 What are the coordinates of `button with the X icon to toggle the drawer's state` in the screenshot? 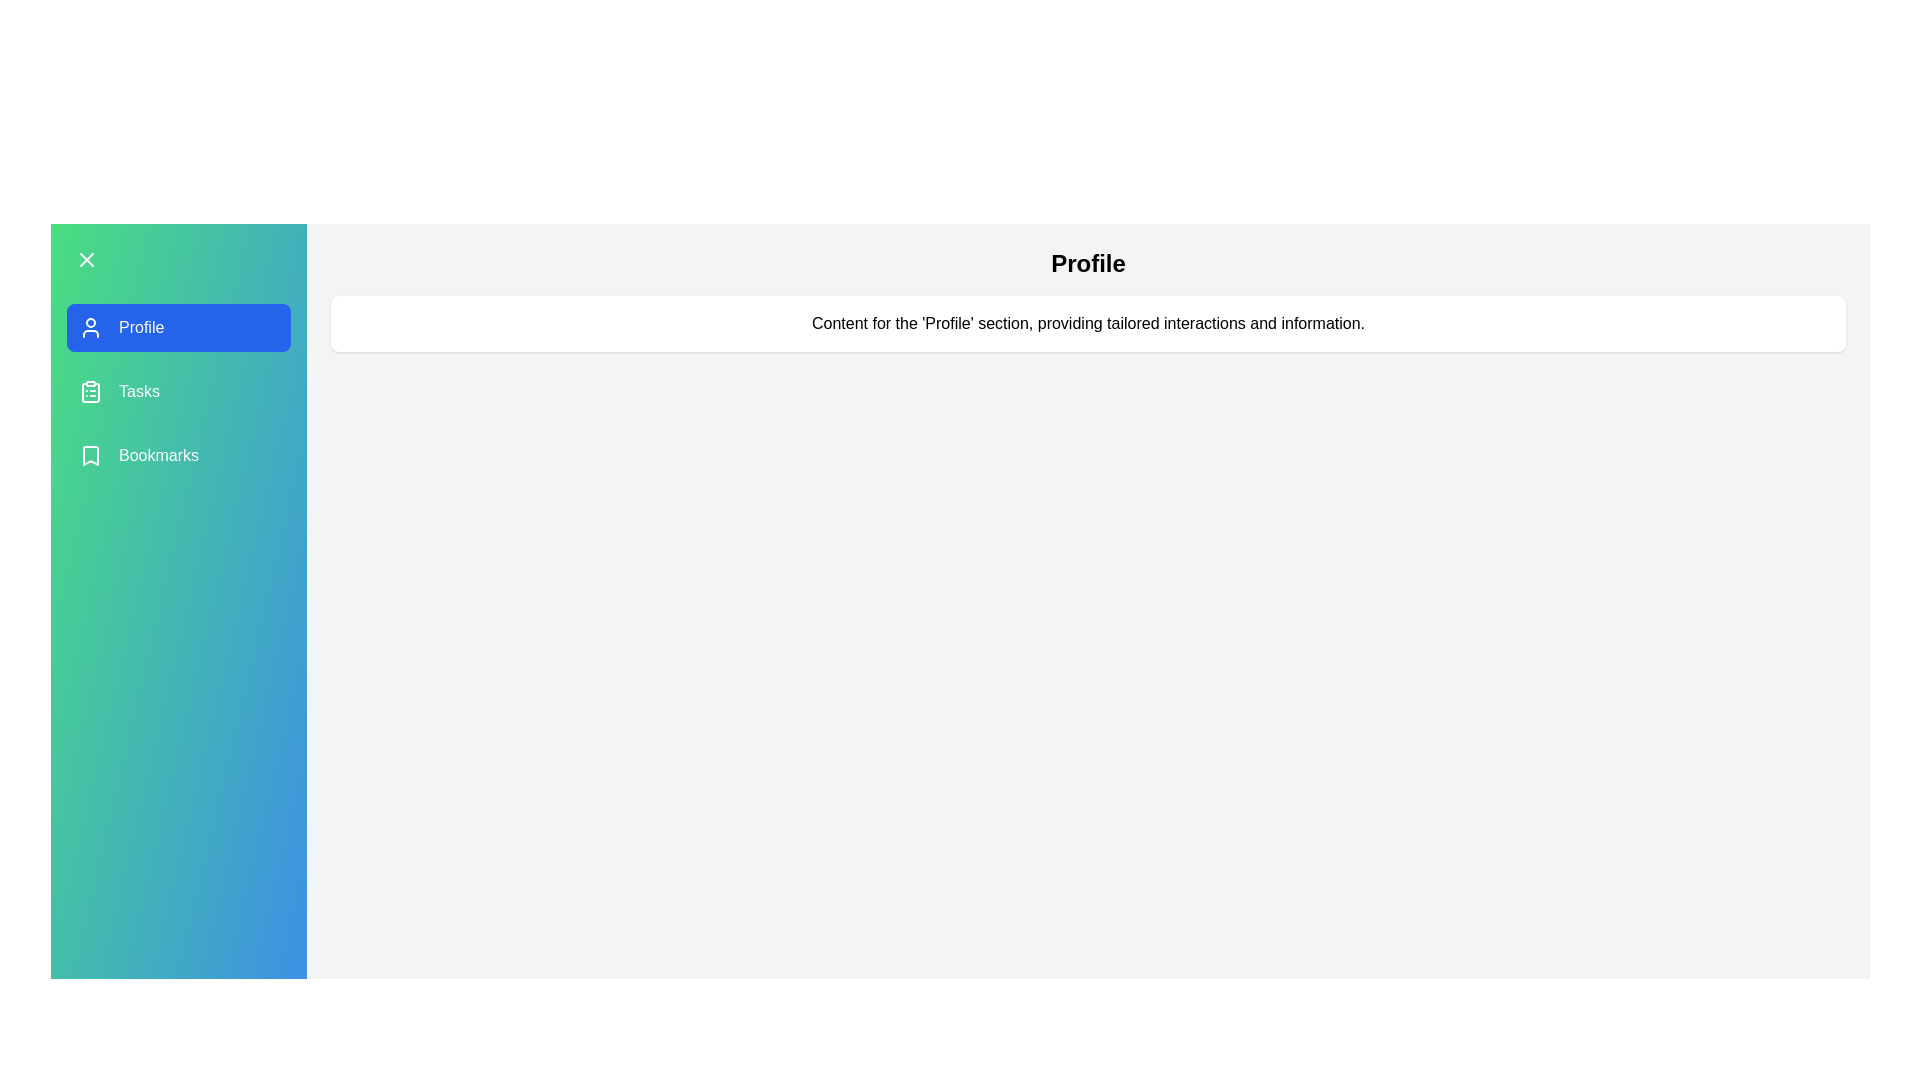 It's located at (85, 258).